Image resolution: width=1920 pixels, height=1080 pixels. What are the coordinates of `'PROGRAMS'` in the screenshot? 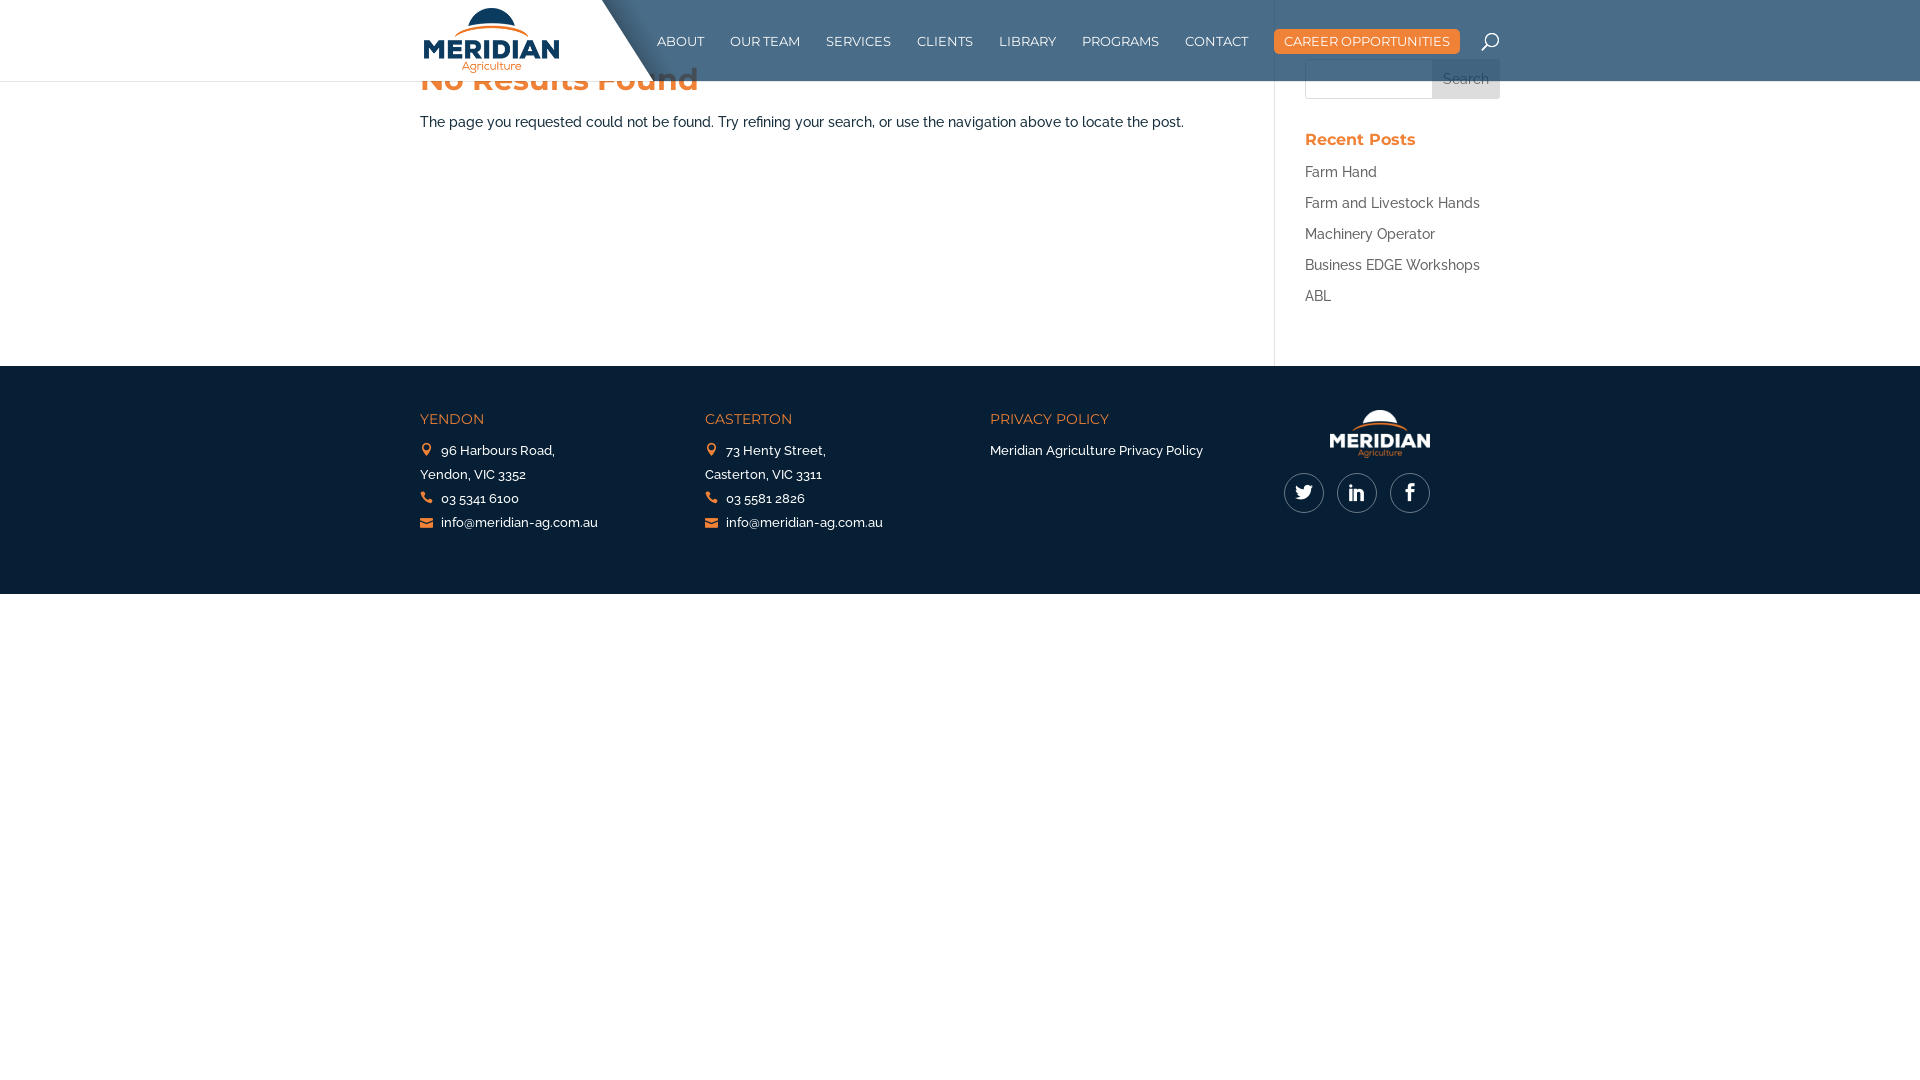 It's located at (1080, 56).